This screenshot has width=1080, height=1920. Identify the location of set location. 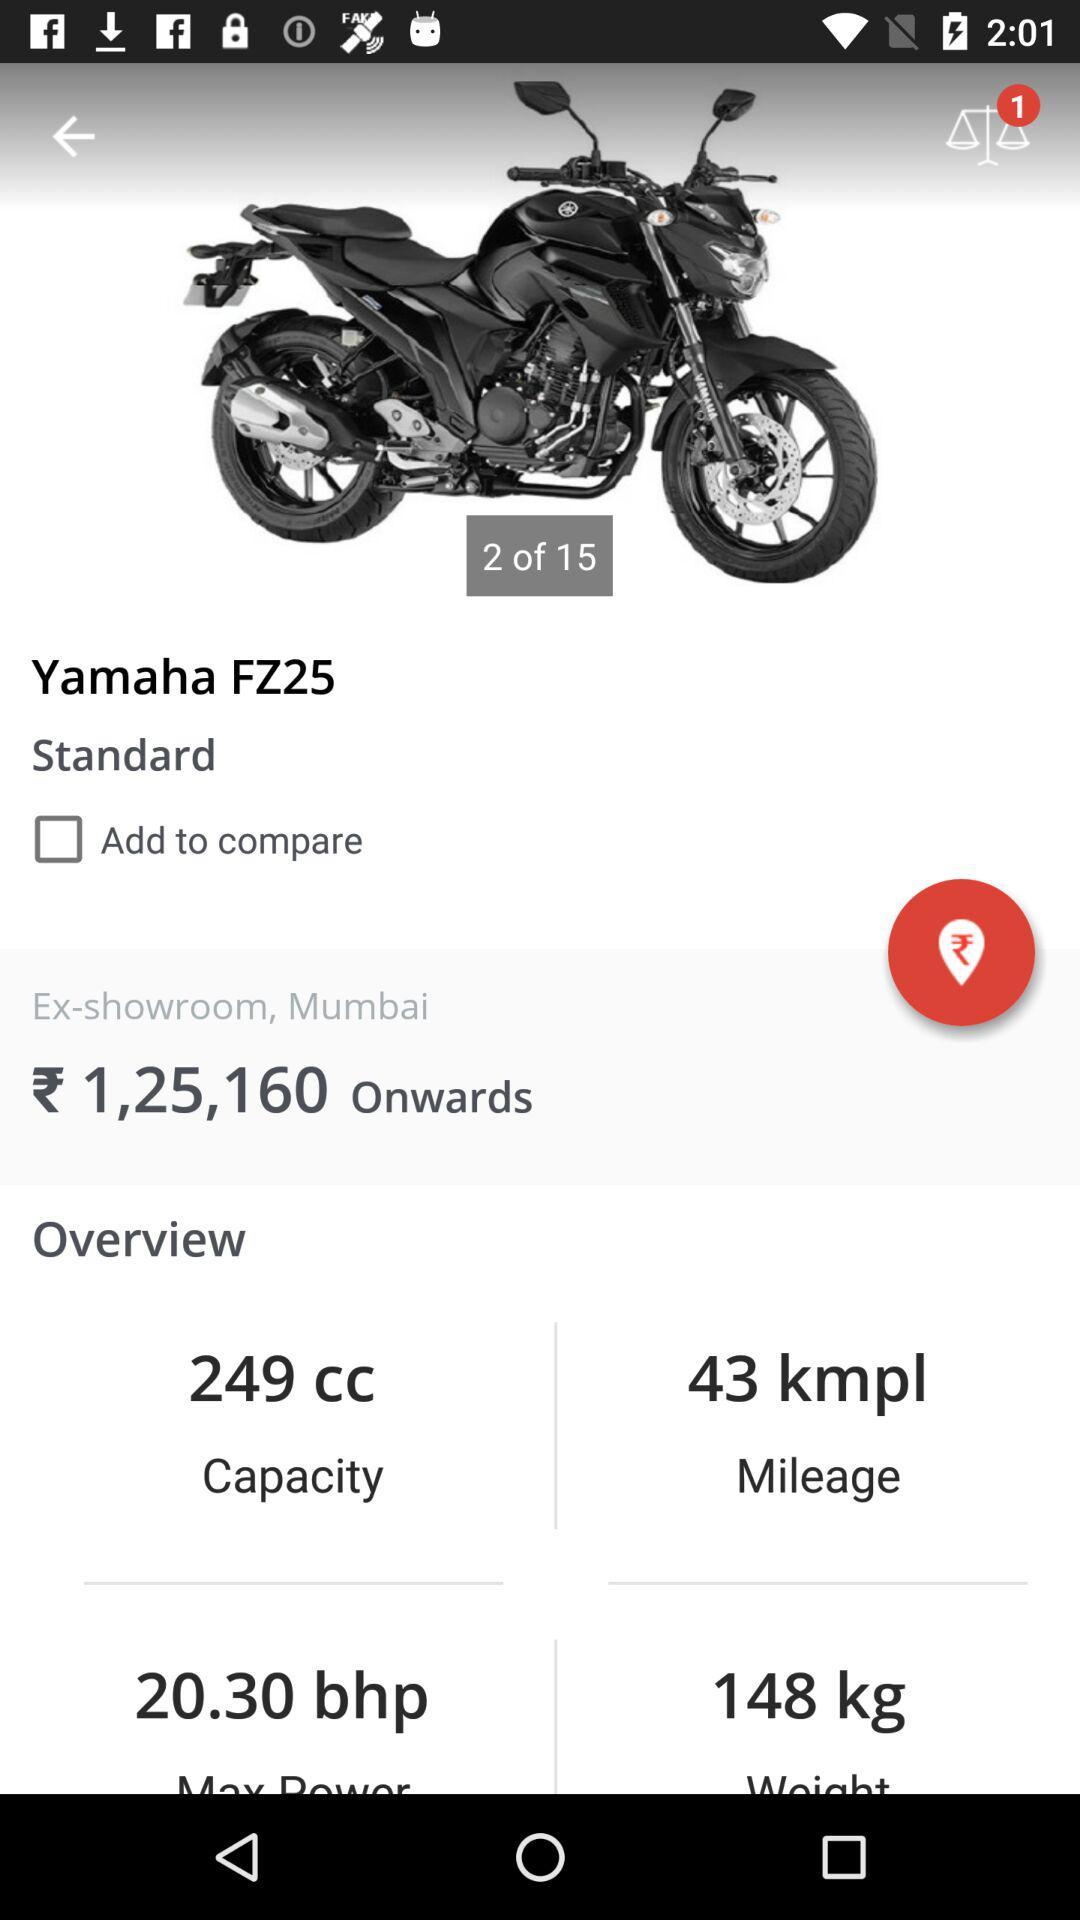
(960, 951).